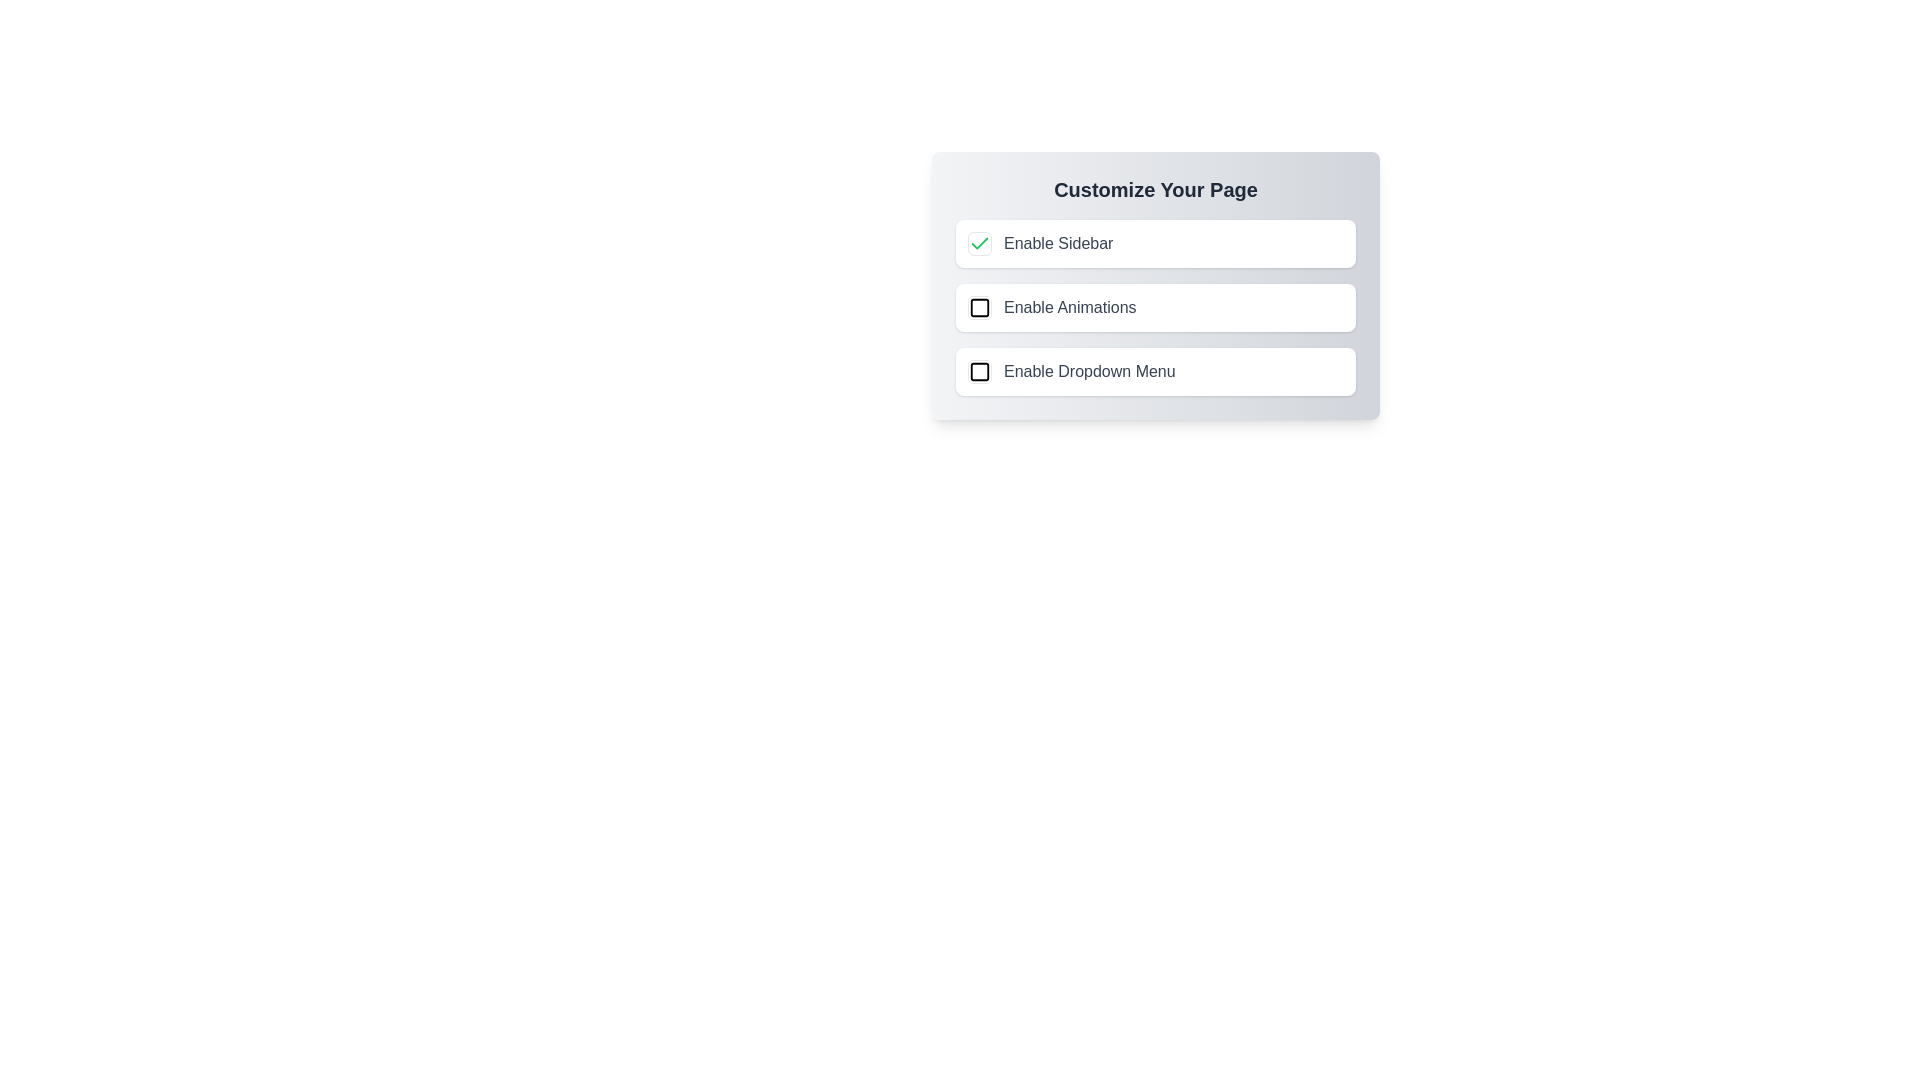 Image resolution: width=1920 pixels, height=1080 pixels. I want to click on the square checkbox for the 'Enable Dropdown Menu' option, so click(979, 371).